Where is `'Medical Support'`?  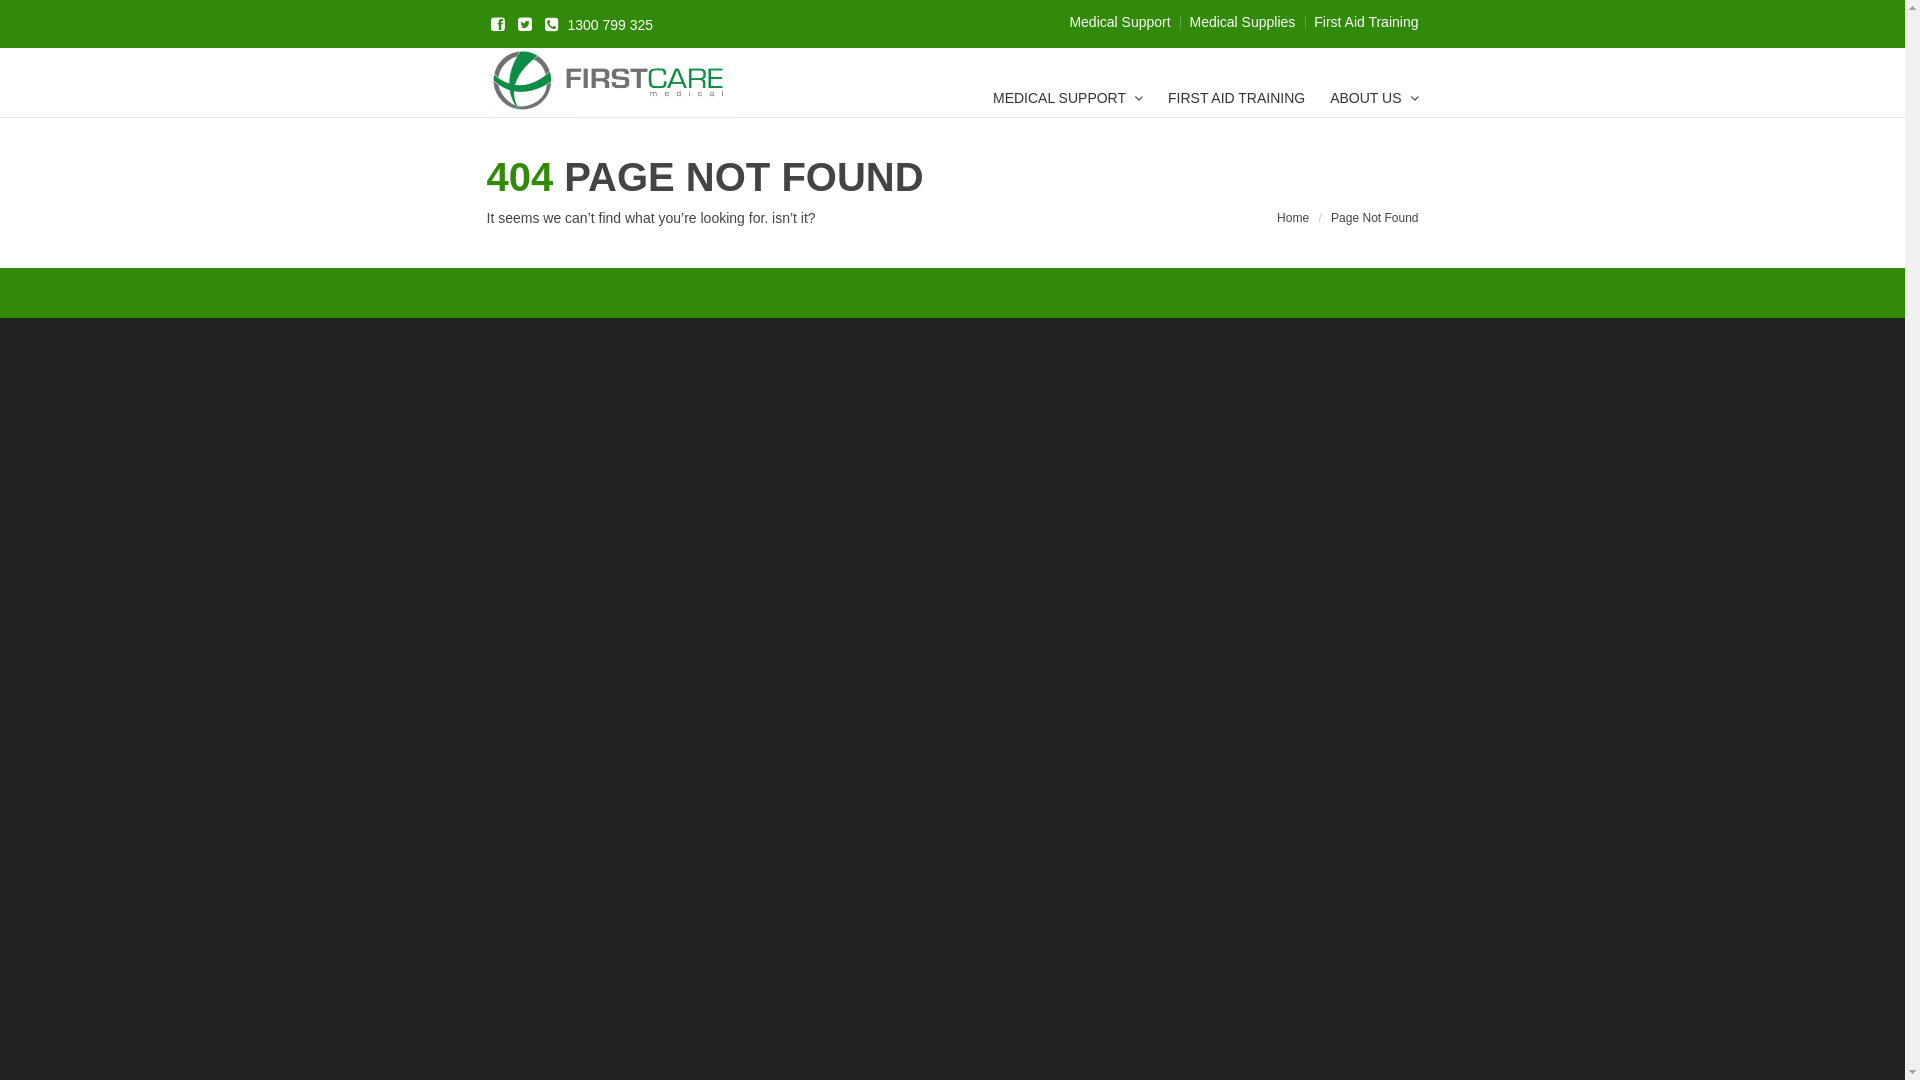
'Medical Support' is located at coordinates (1118, 22).